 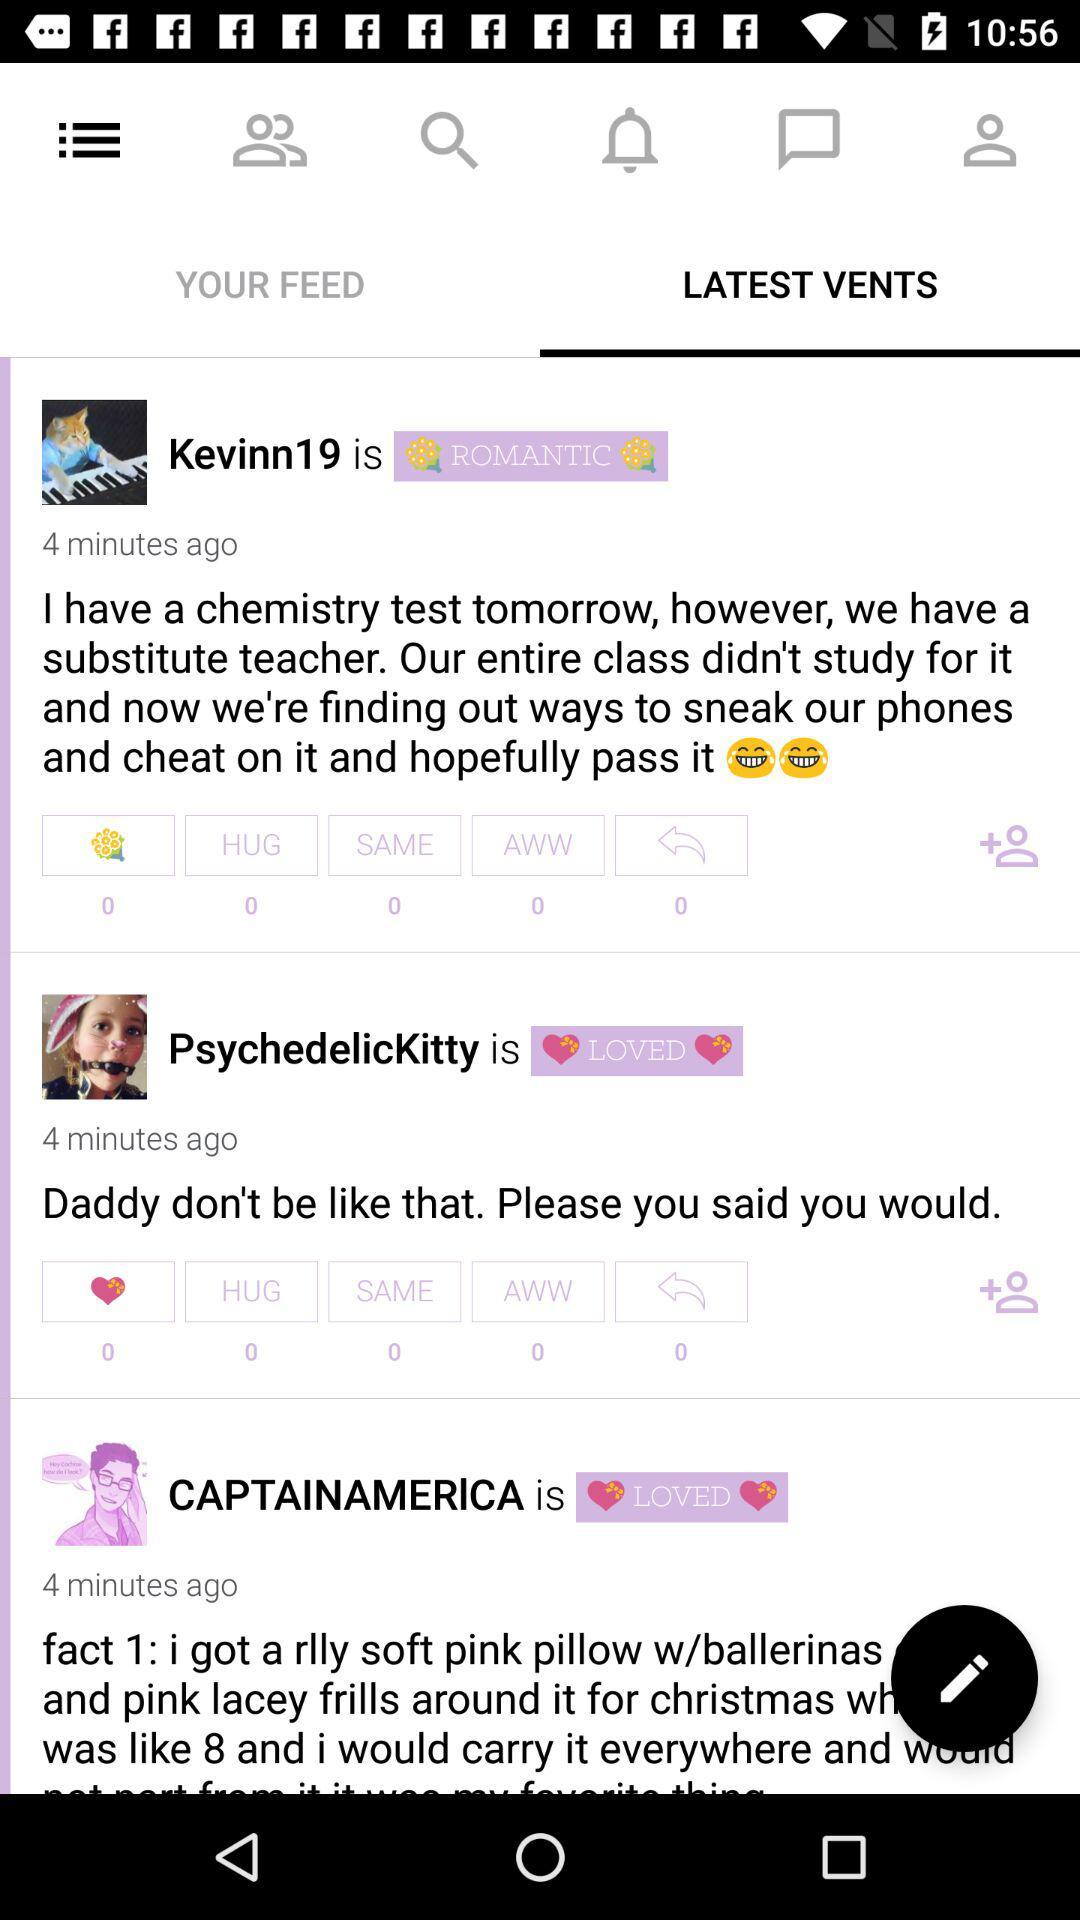 What do you see at coordinates (963, 1678) in the screenshot?
I see `compose message` at bounding box center [963, 1678].